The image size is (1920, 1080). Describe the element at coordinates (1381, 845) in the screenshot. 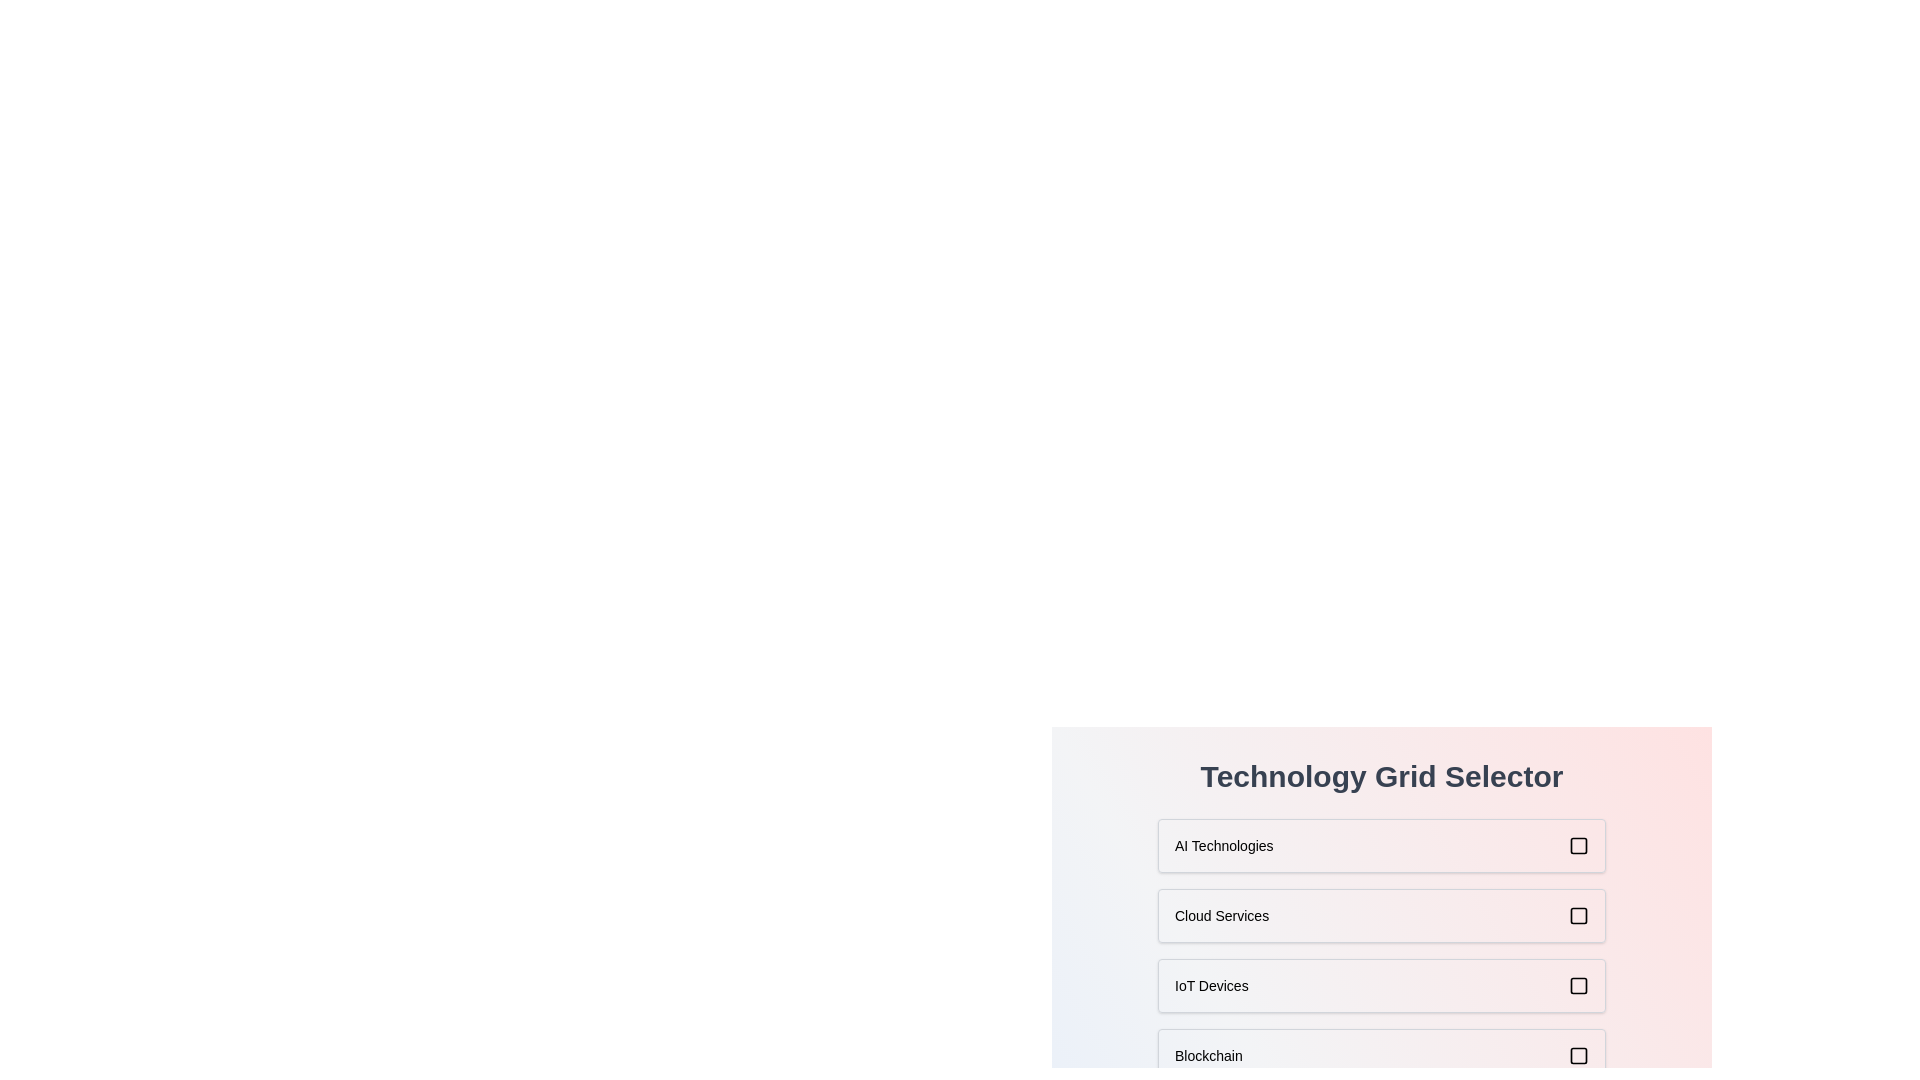

I see `the item labeled AI Technologies in the grid to select it` at that location.